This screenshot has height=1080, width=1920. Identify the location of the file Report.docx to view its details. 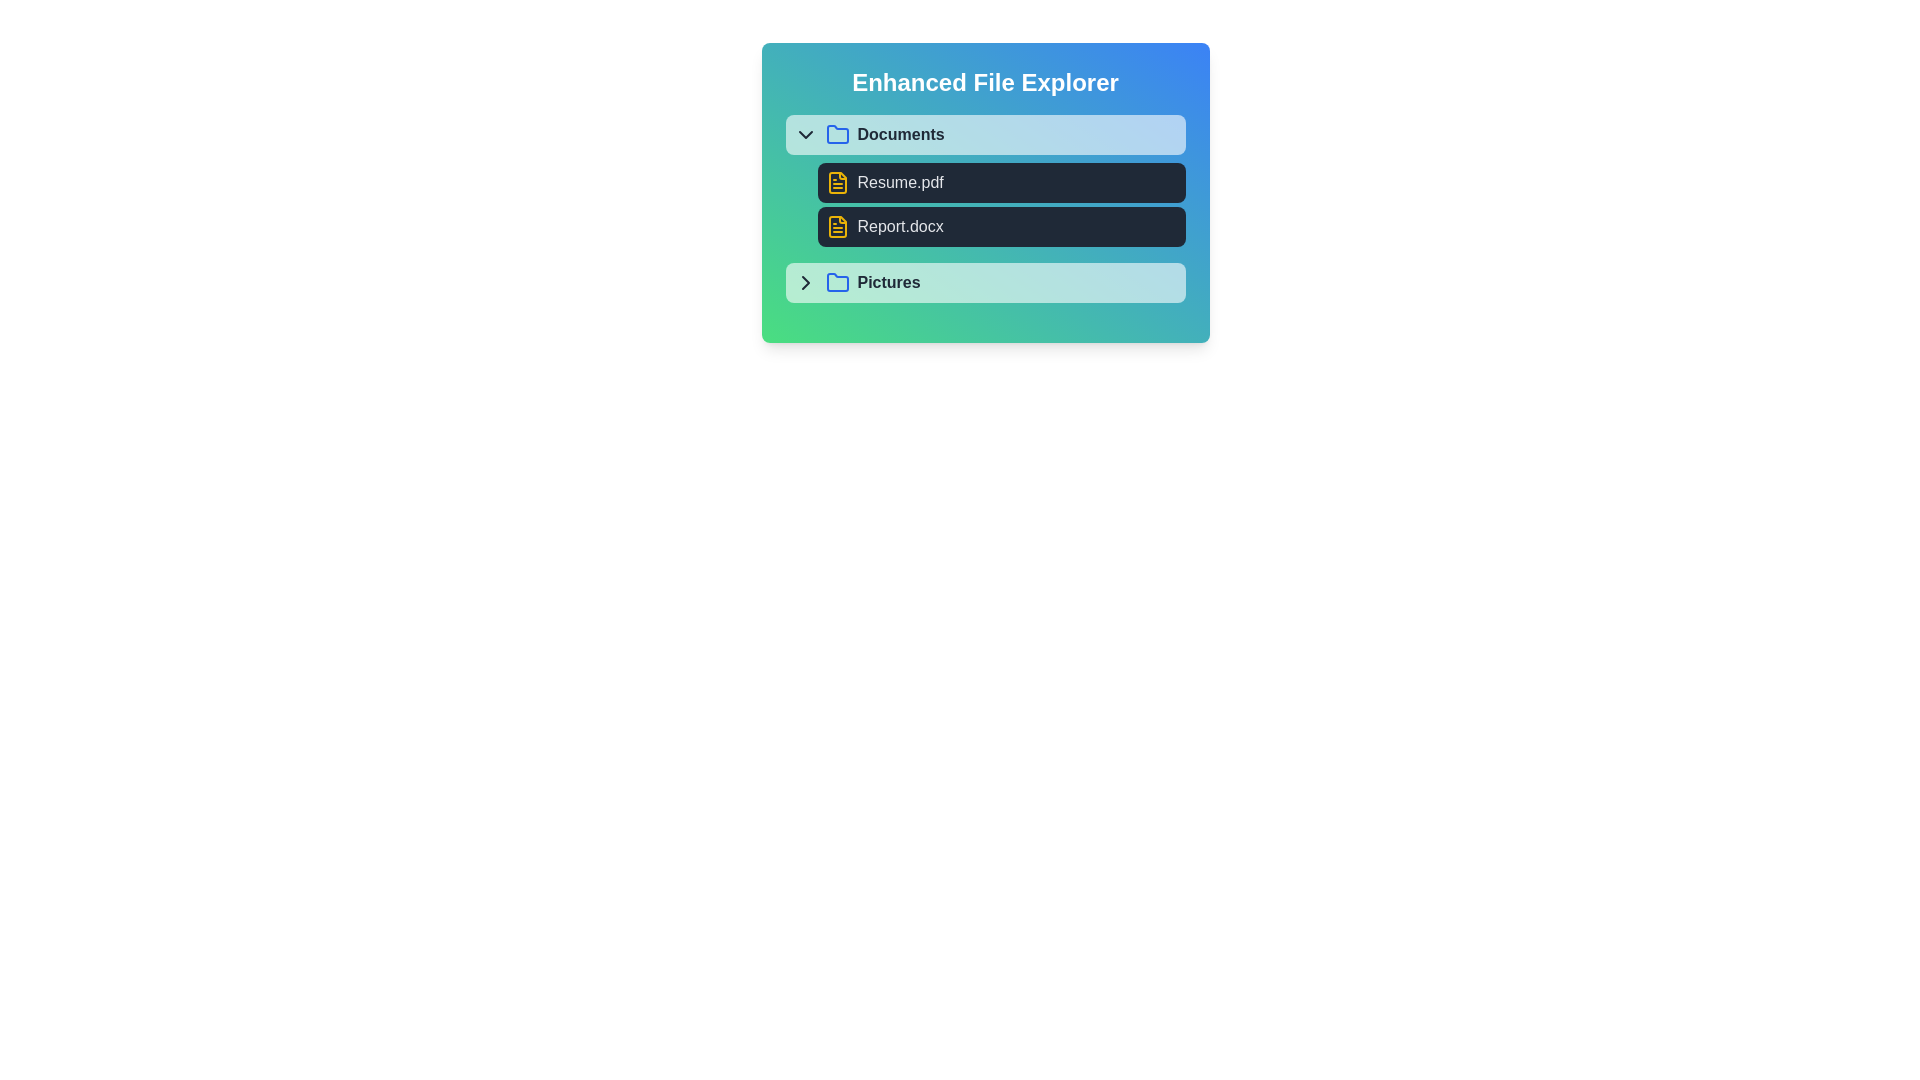
(1001, 226).